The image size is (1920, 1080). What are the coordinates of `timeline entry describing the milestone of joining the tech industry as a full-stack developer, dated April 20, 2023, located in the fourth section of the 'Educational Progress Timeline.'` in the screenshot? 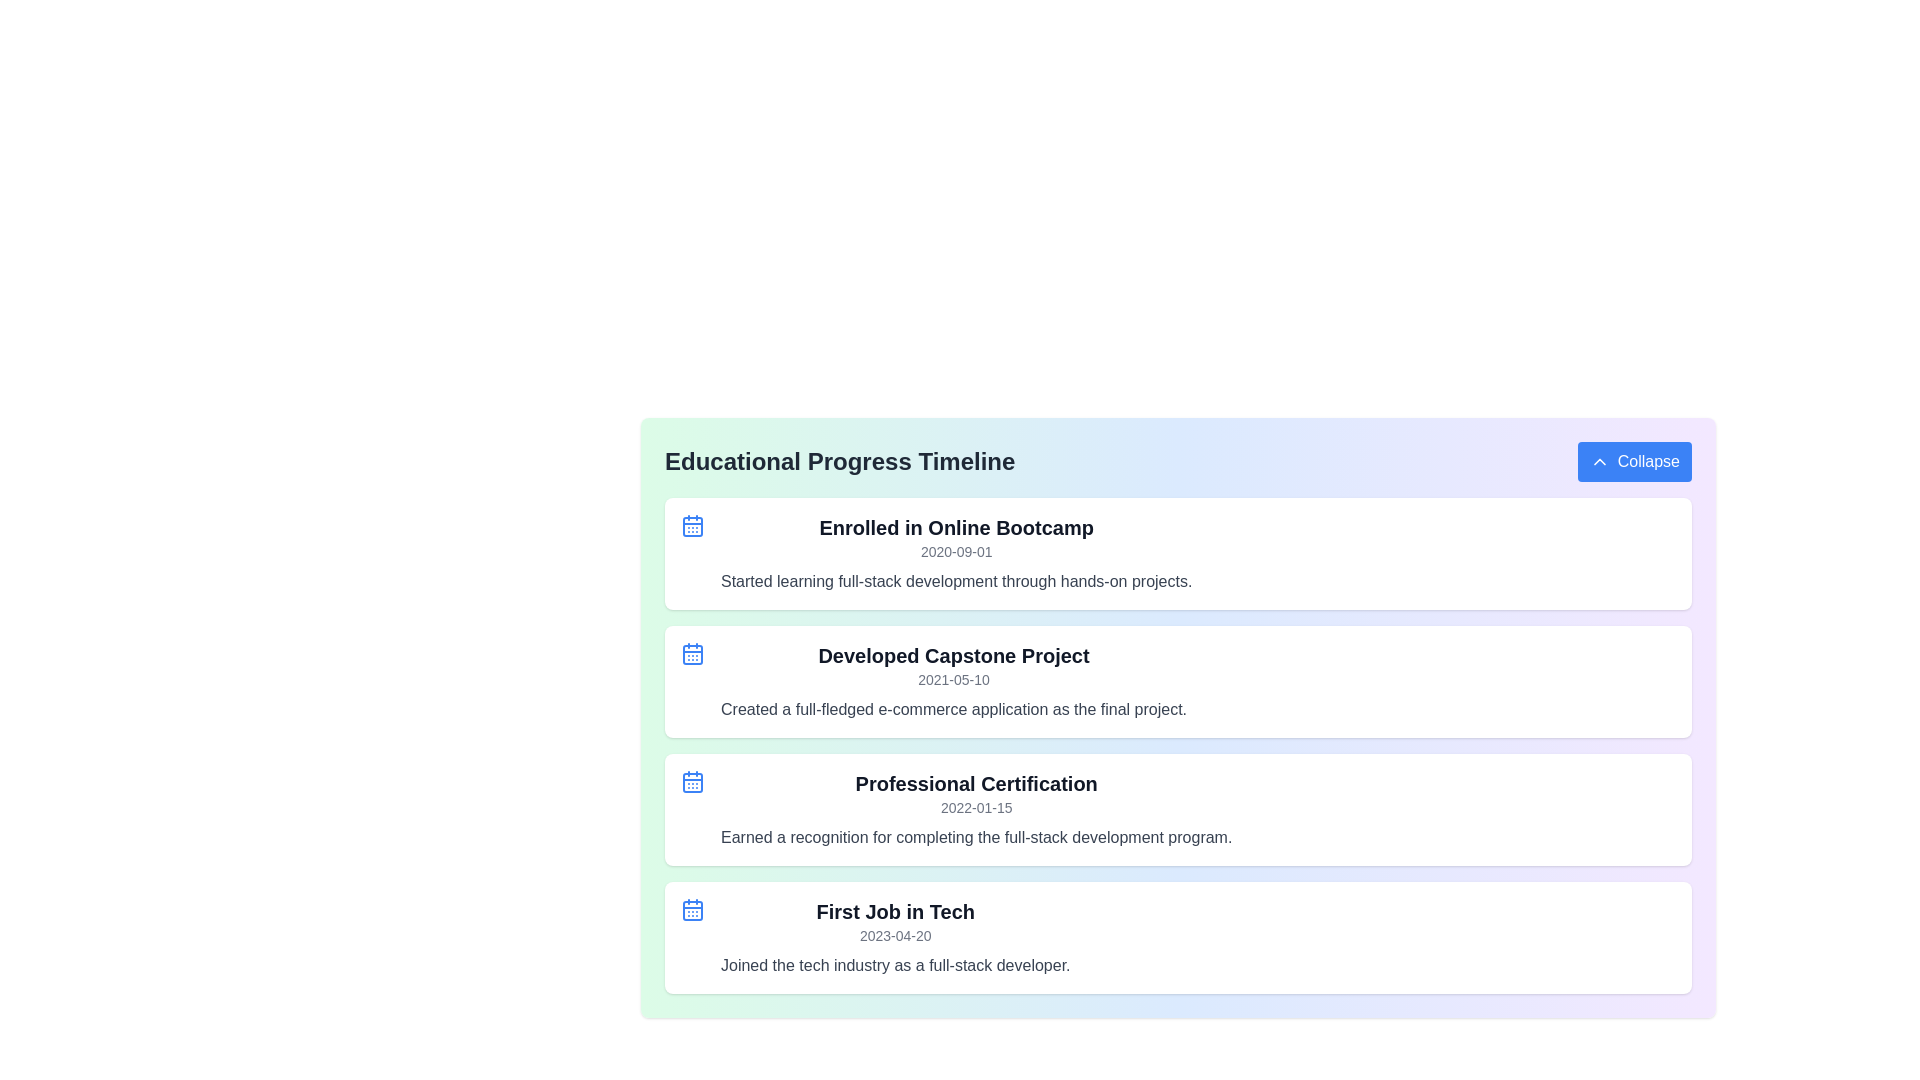 It's located at (894, 937).